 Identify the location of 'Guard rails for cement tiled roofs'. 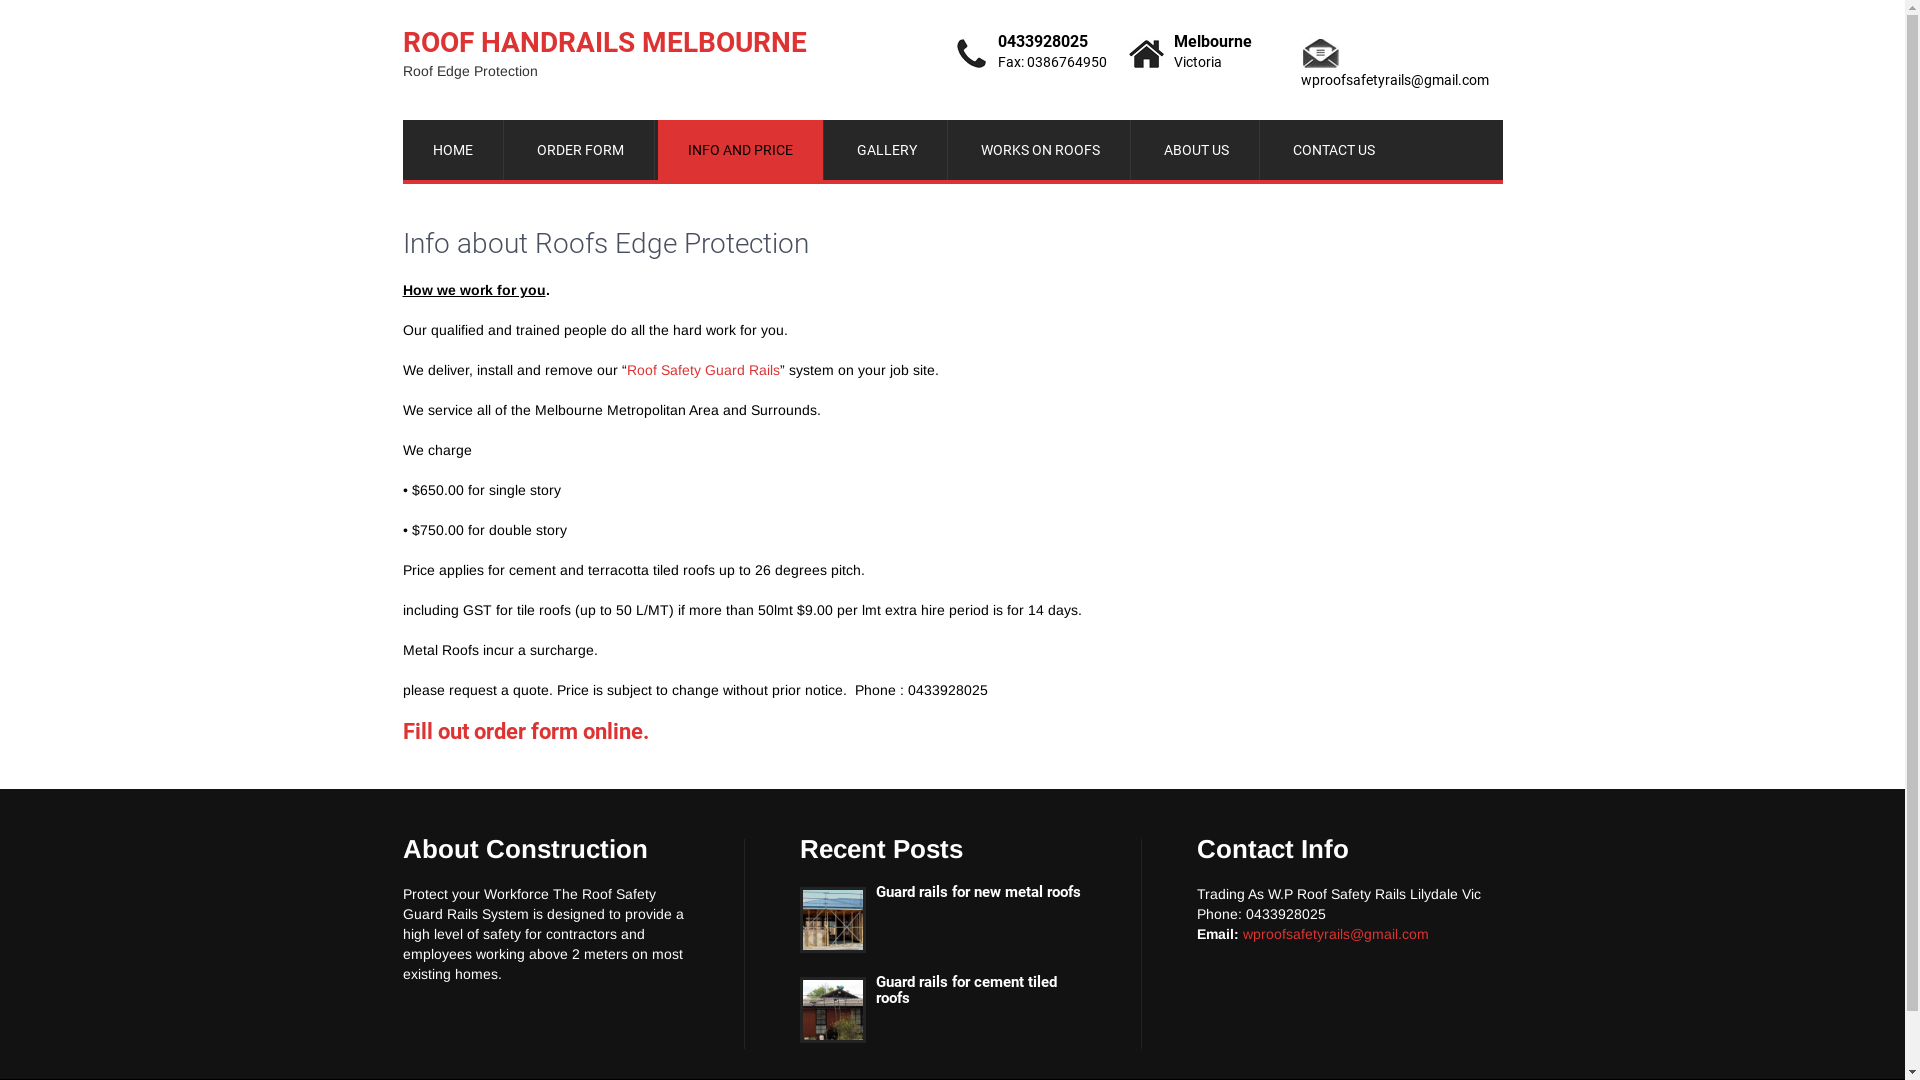
(941, 990).